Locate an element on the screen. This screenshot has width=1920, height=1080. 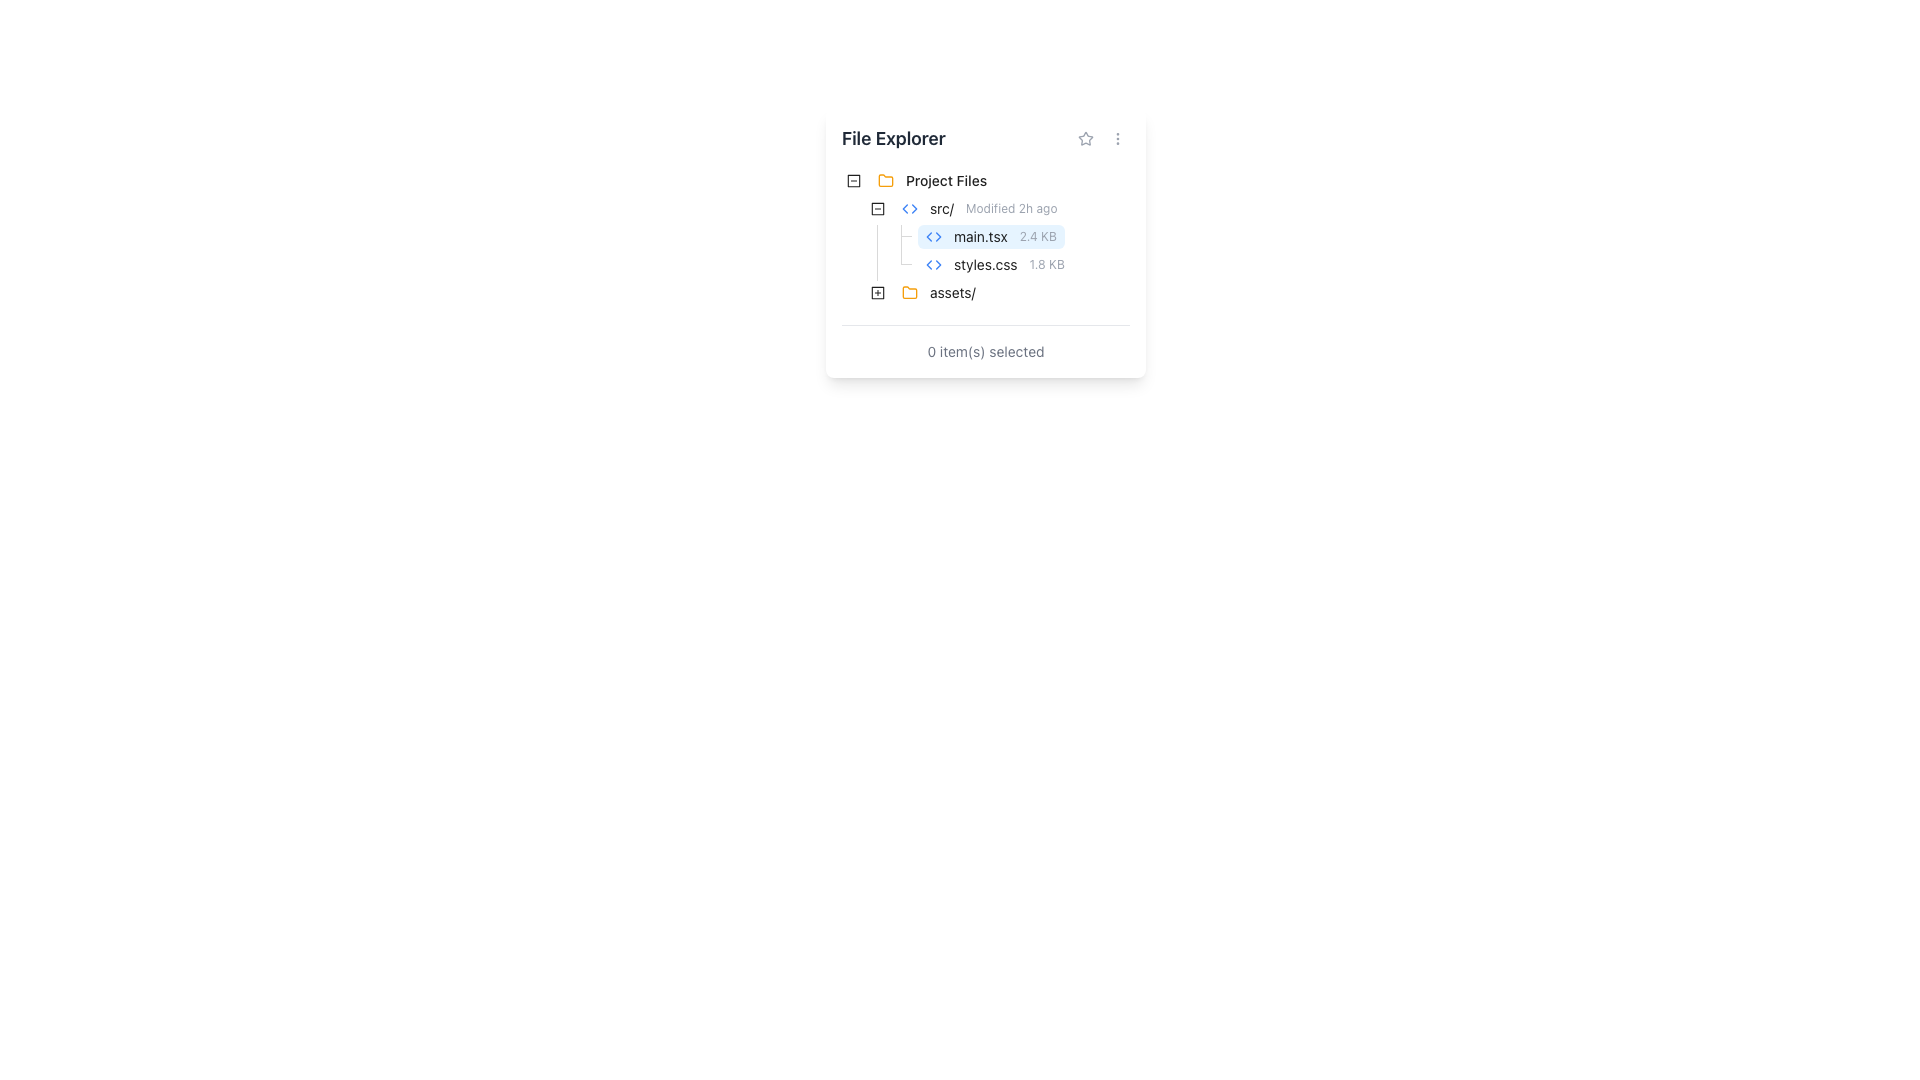
the file entry labeled 'main.tsx' in the tree structure is located at coordinates (952, 235).